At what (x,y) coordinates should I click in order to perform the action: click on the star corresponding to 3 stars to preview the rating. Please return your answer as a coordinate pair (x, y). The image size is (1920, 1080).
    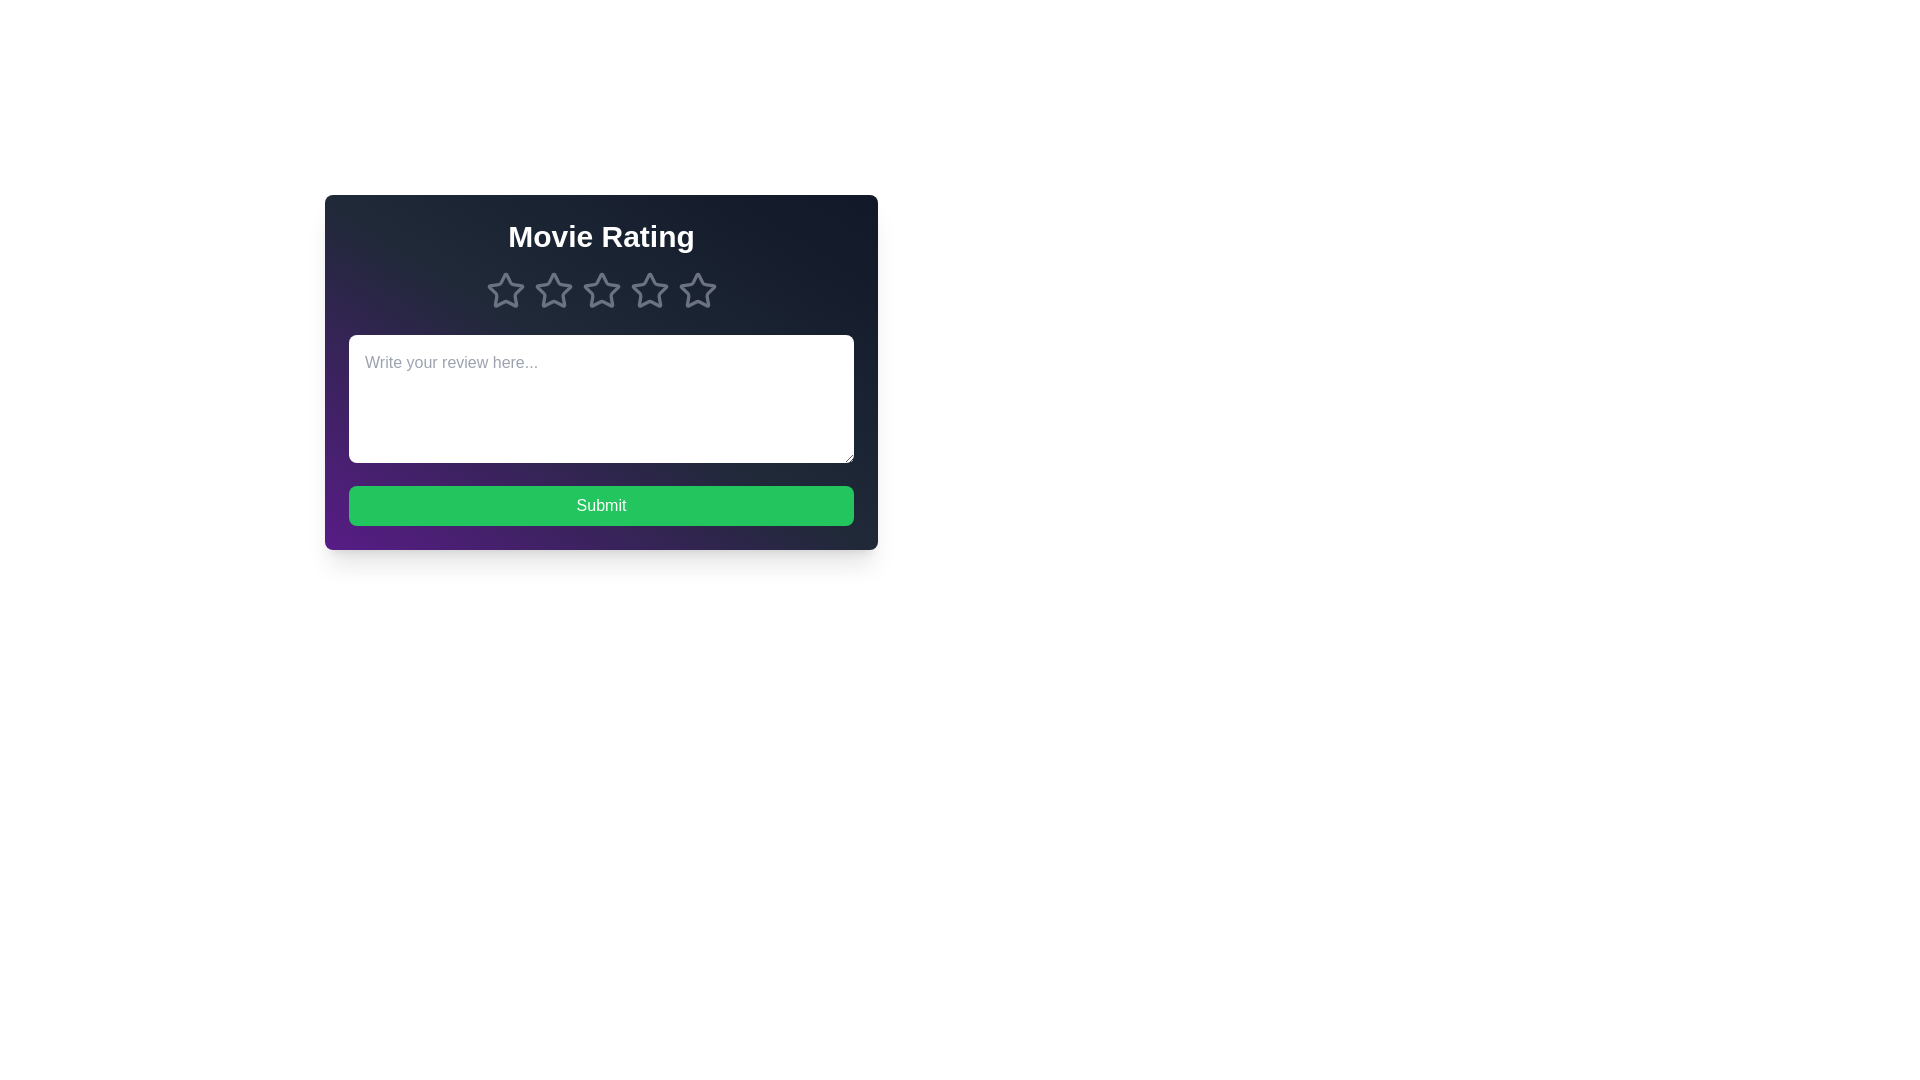
    Looking at the image, I should click on (600, 290).